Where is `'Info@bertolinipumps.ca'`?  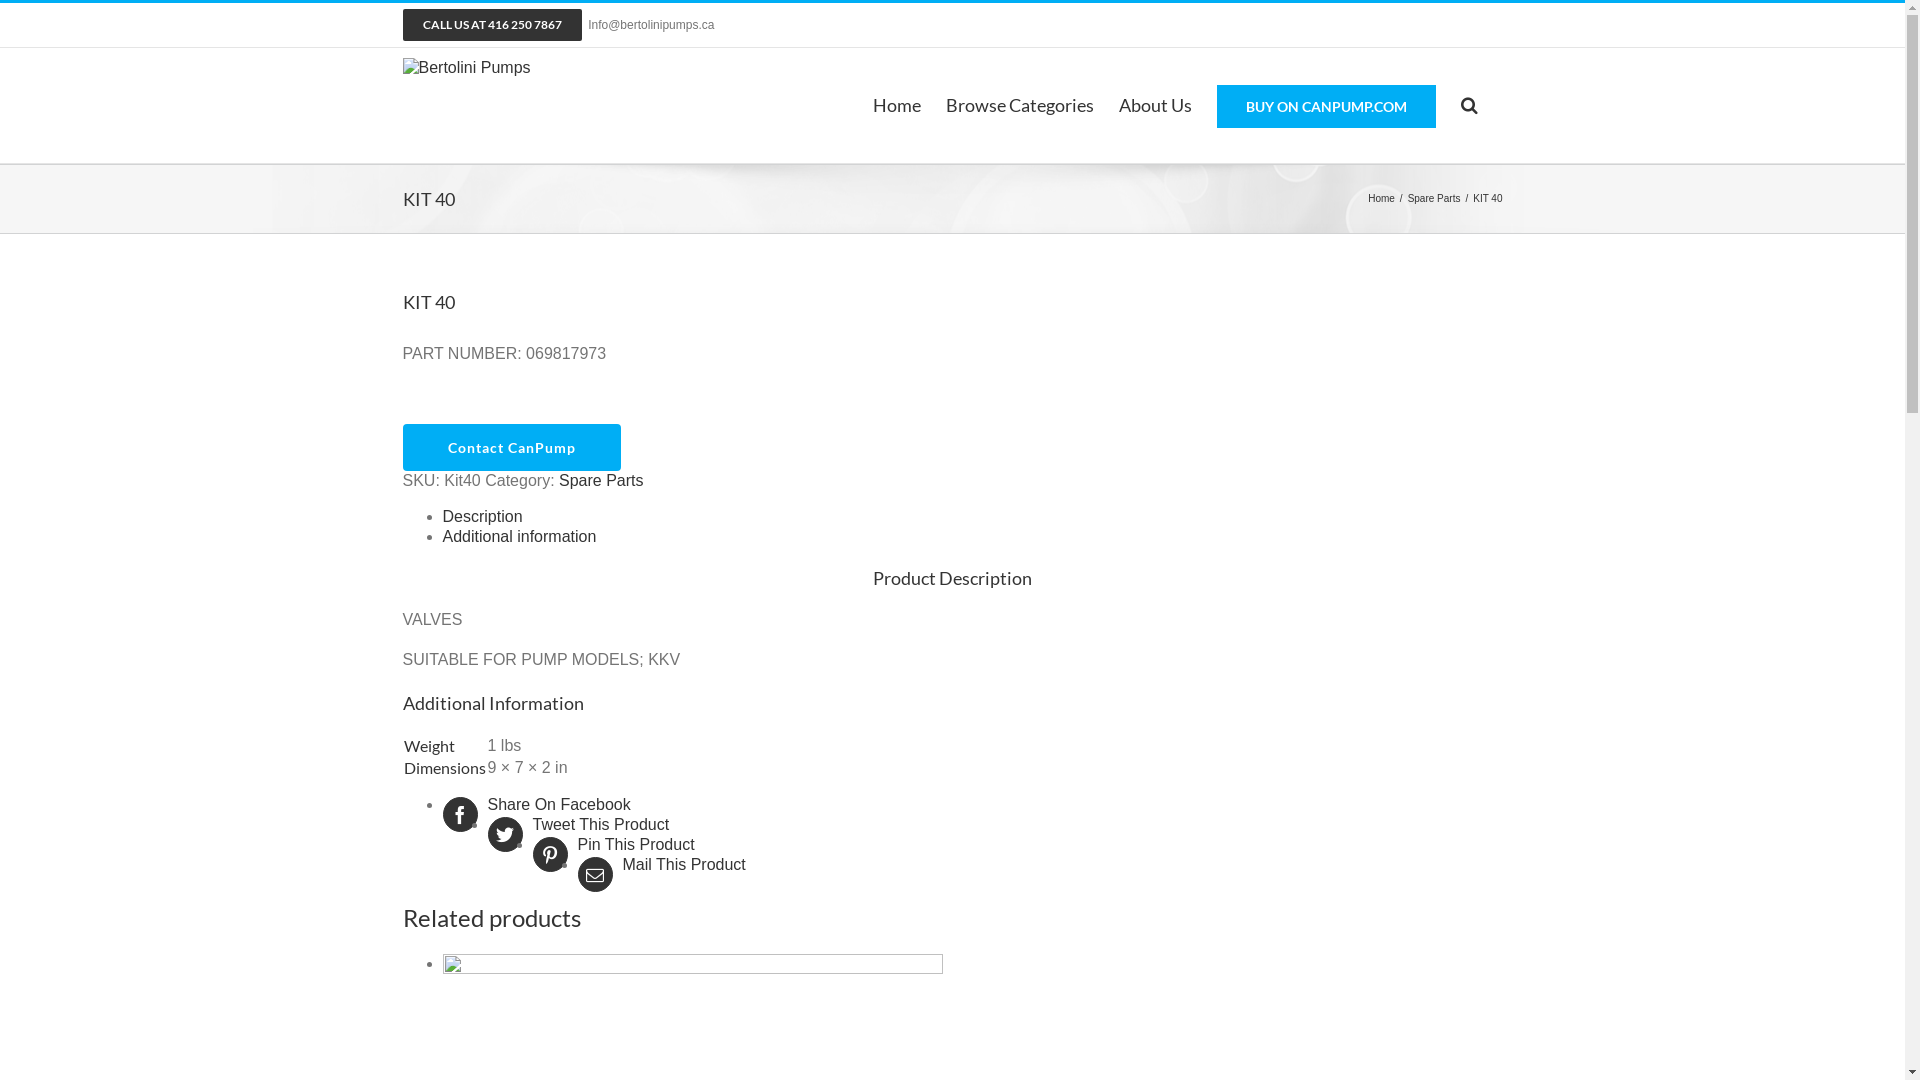 'Info@bertolinipumps.ca' is located at coordinates (587, 24).